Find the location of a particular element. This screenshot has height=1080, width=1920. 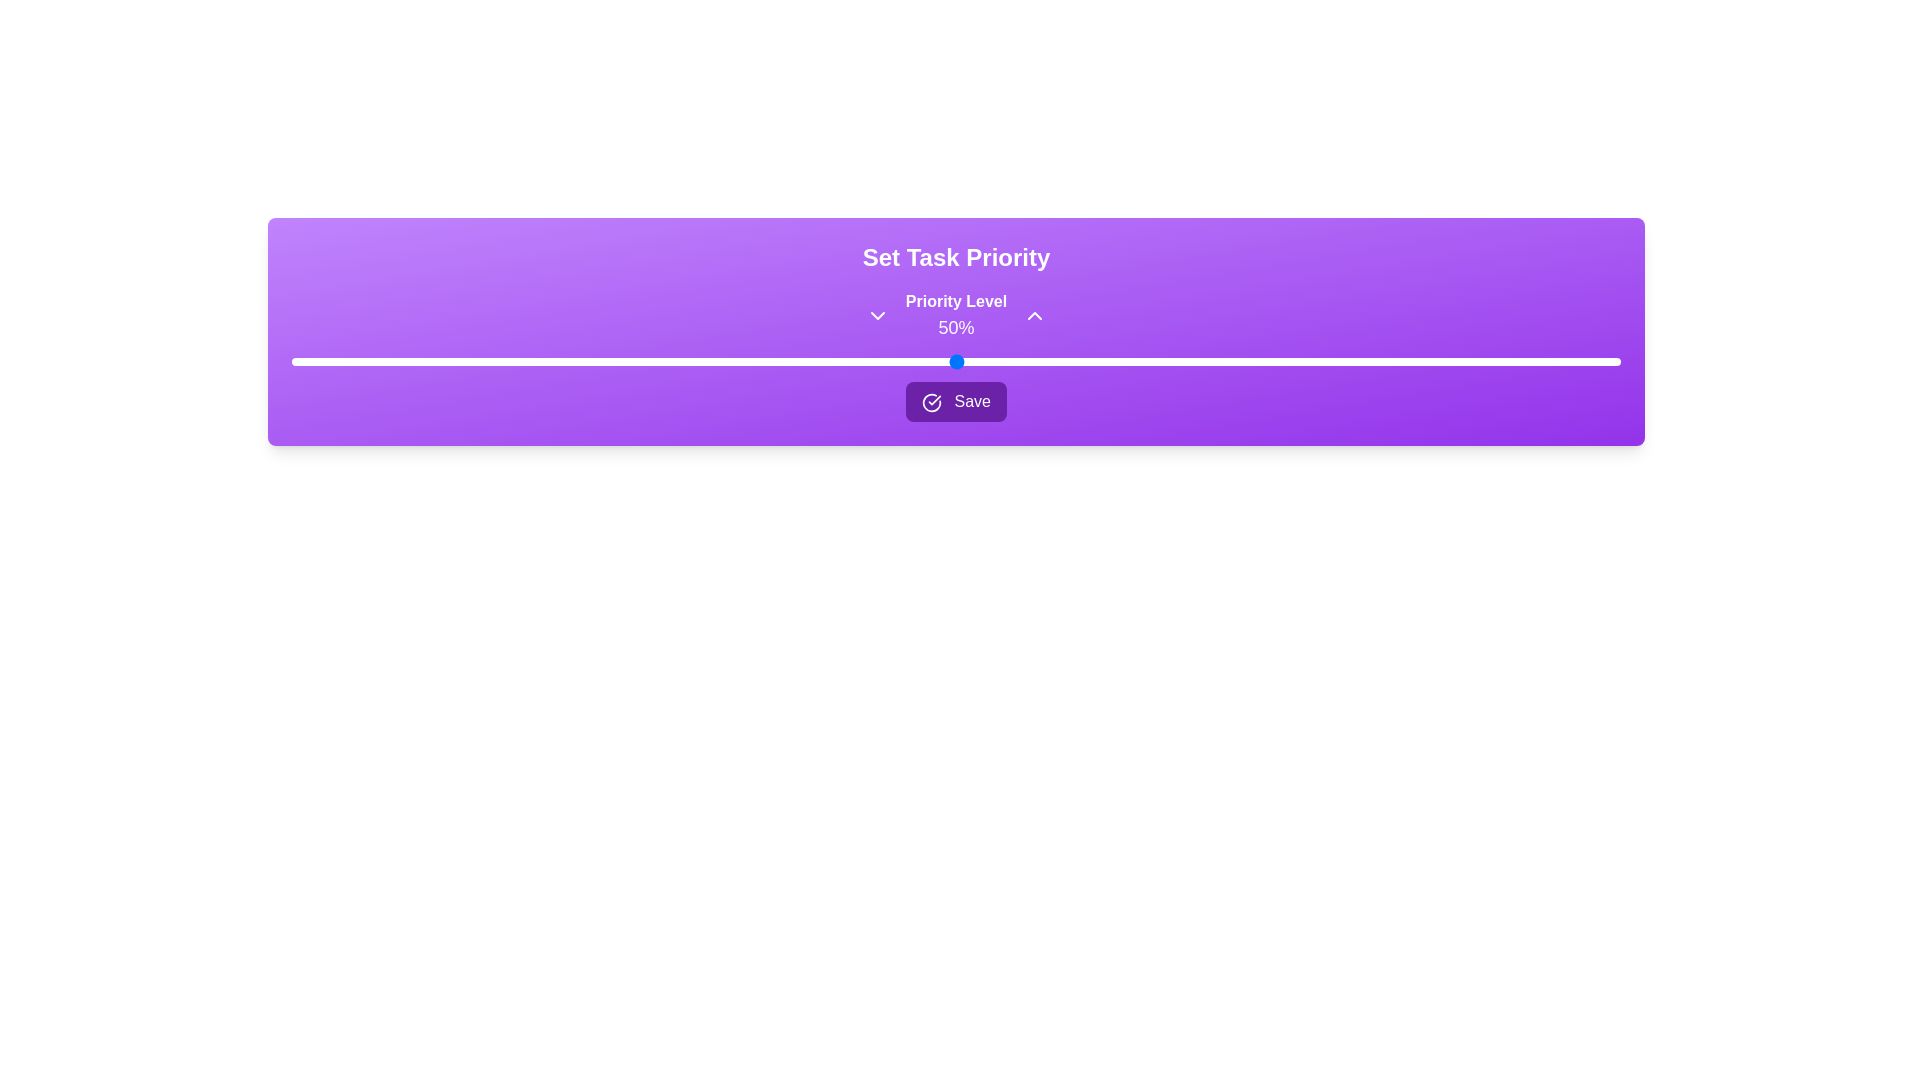

the upward-pointing chevron-shaped icon button located to the right of the text '50%' is located at coordinates (1035, 315).